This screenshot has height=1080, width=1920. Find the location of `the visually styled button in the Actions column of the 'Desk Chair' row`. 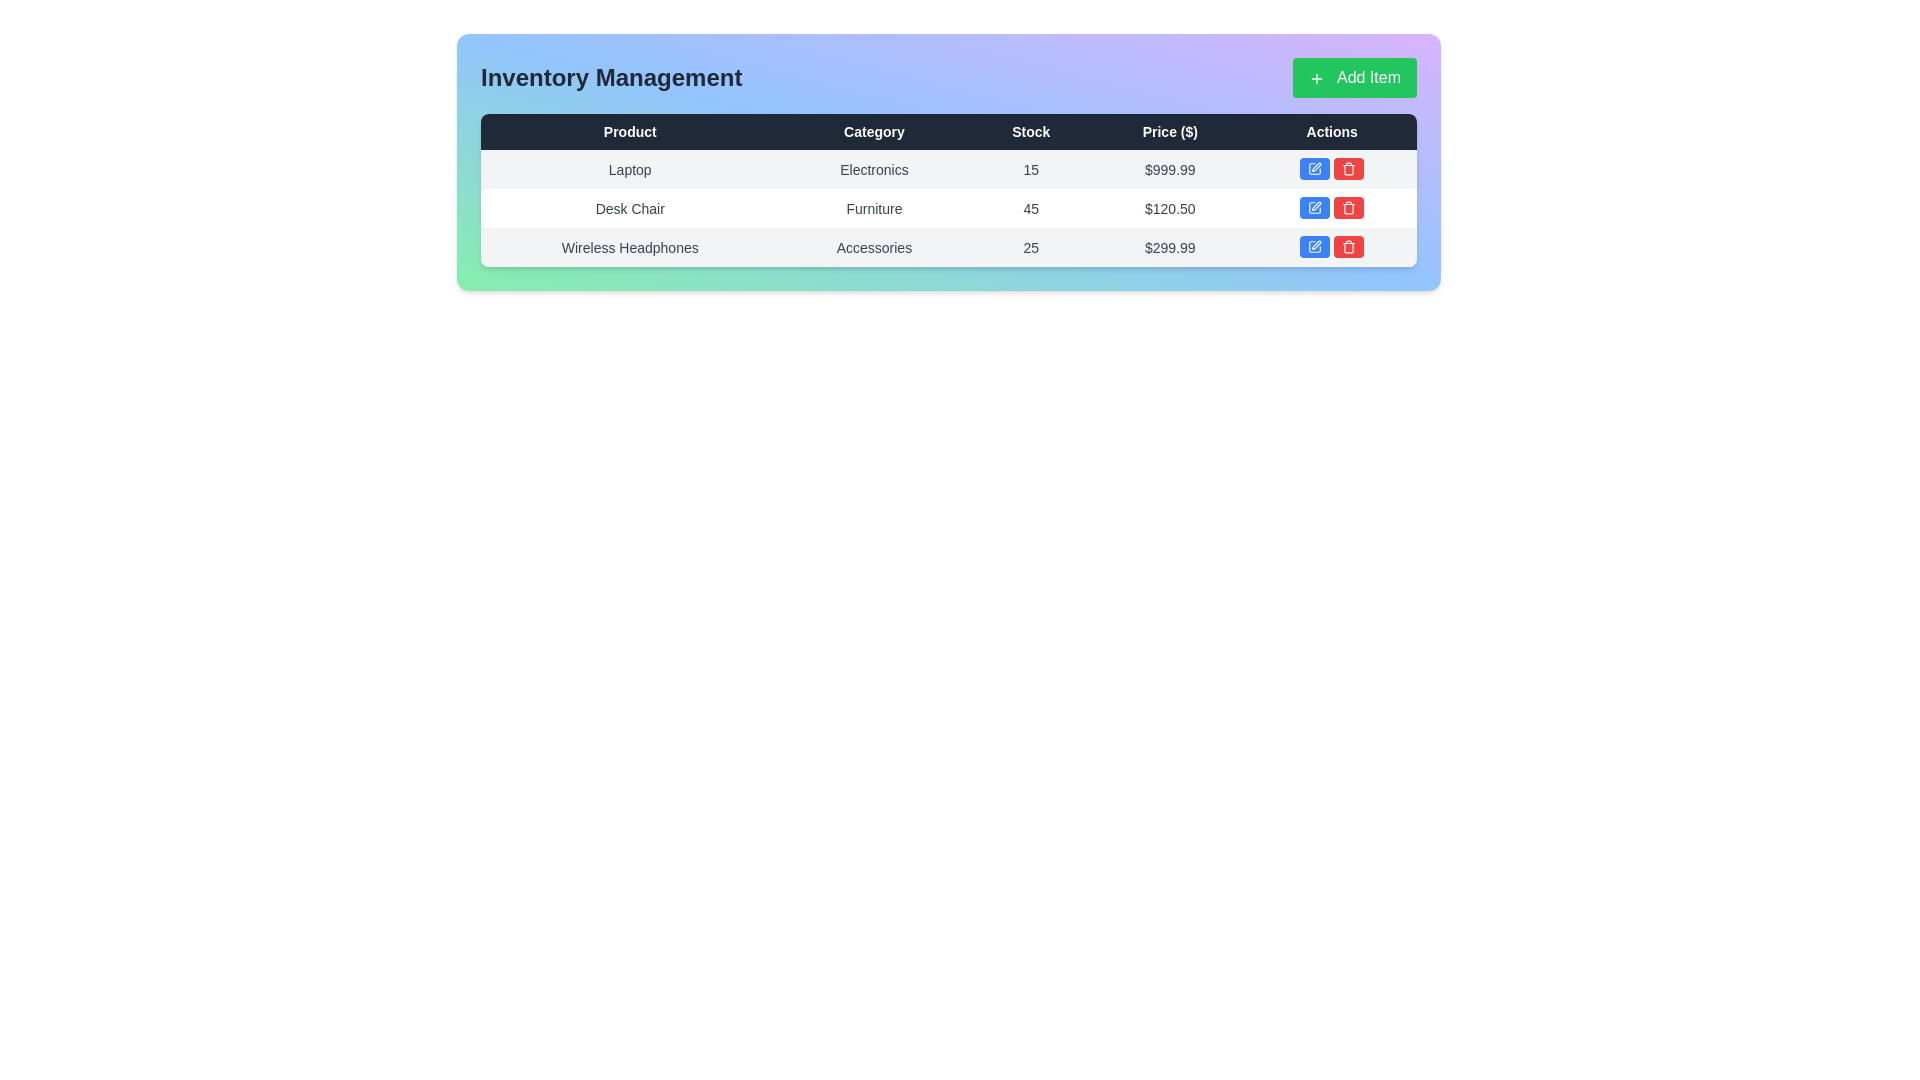

the visually styled button in the Actions column of the 'Desk Chair' row is located at coordinates (1332, 208).